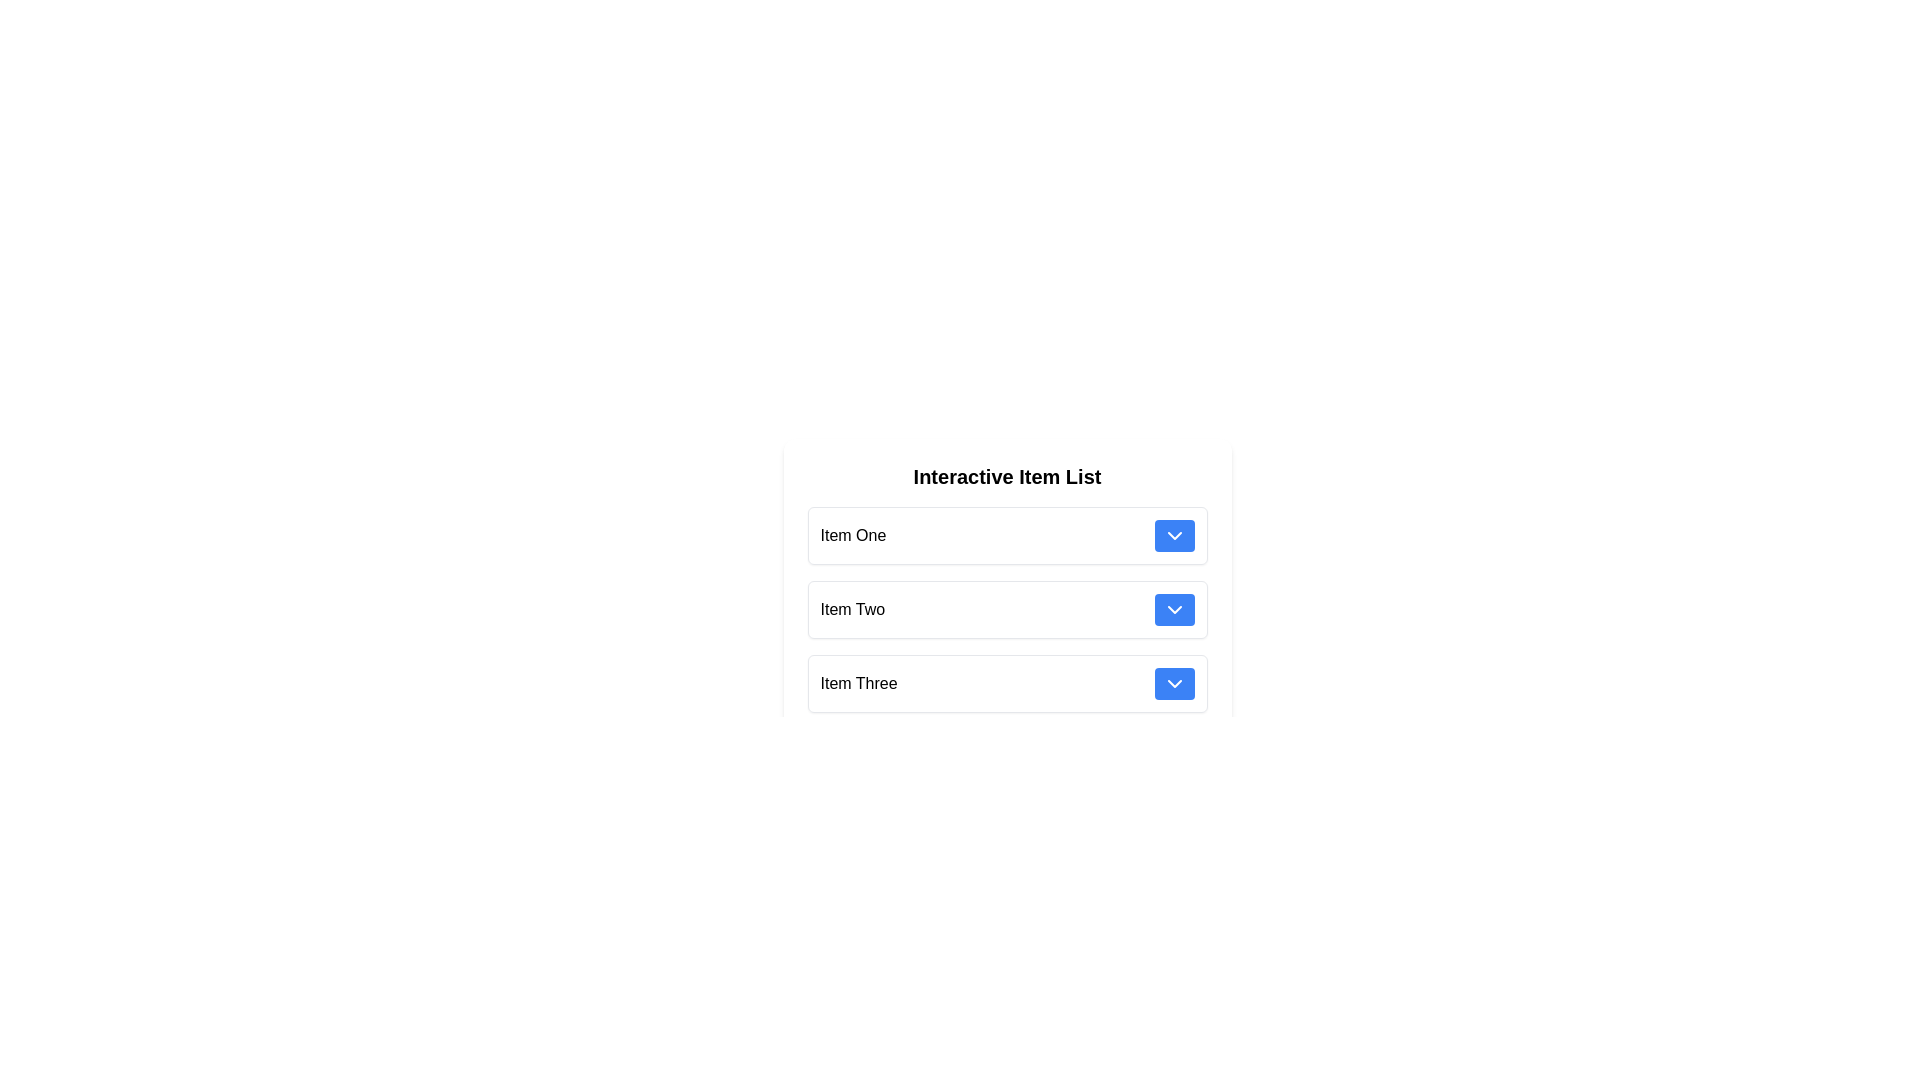  What do you see at coordinates (1174, 682) in the screenshot?
I see `the blue rectangular button with rounded corners and a downward-pointing chevron icon located to the rightmost side of the third row labeled 'Item Three'` at bounding box center [1174, 682].